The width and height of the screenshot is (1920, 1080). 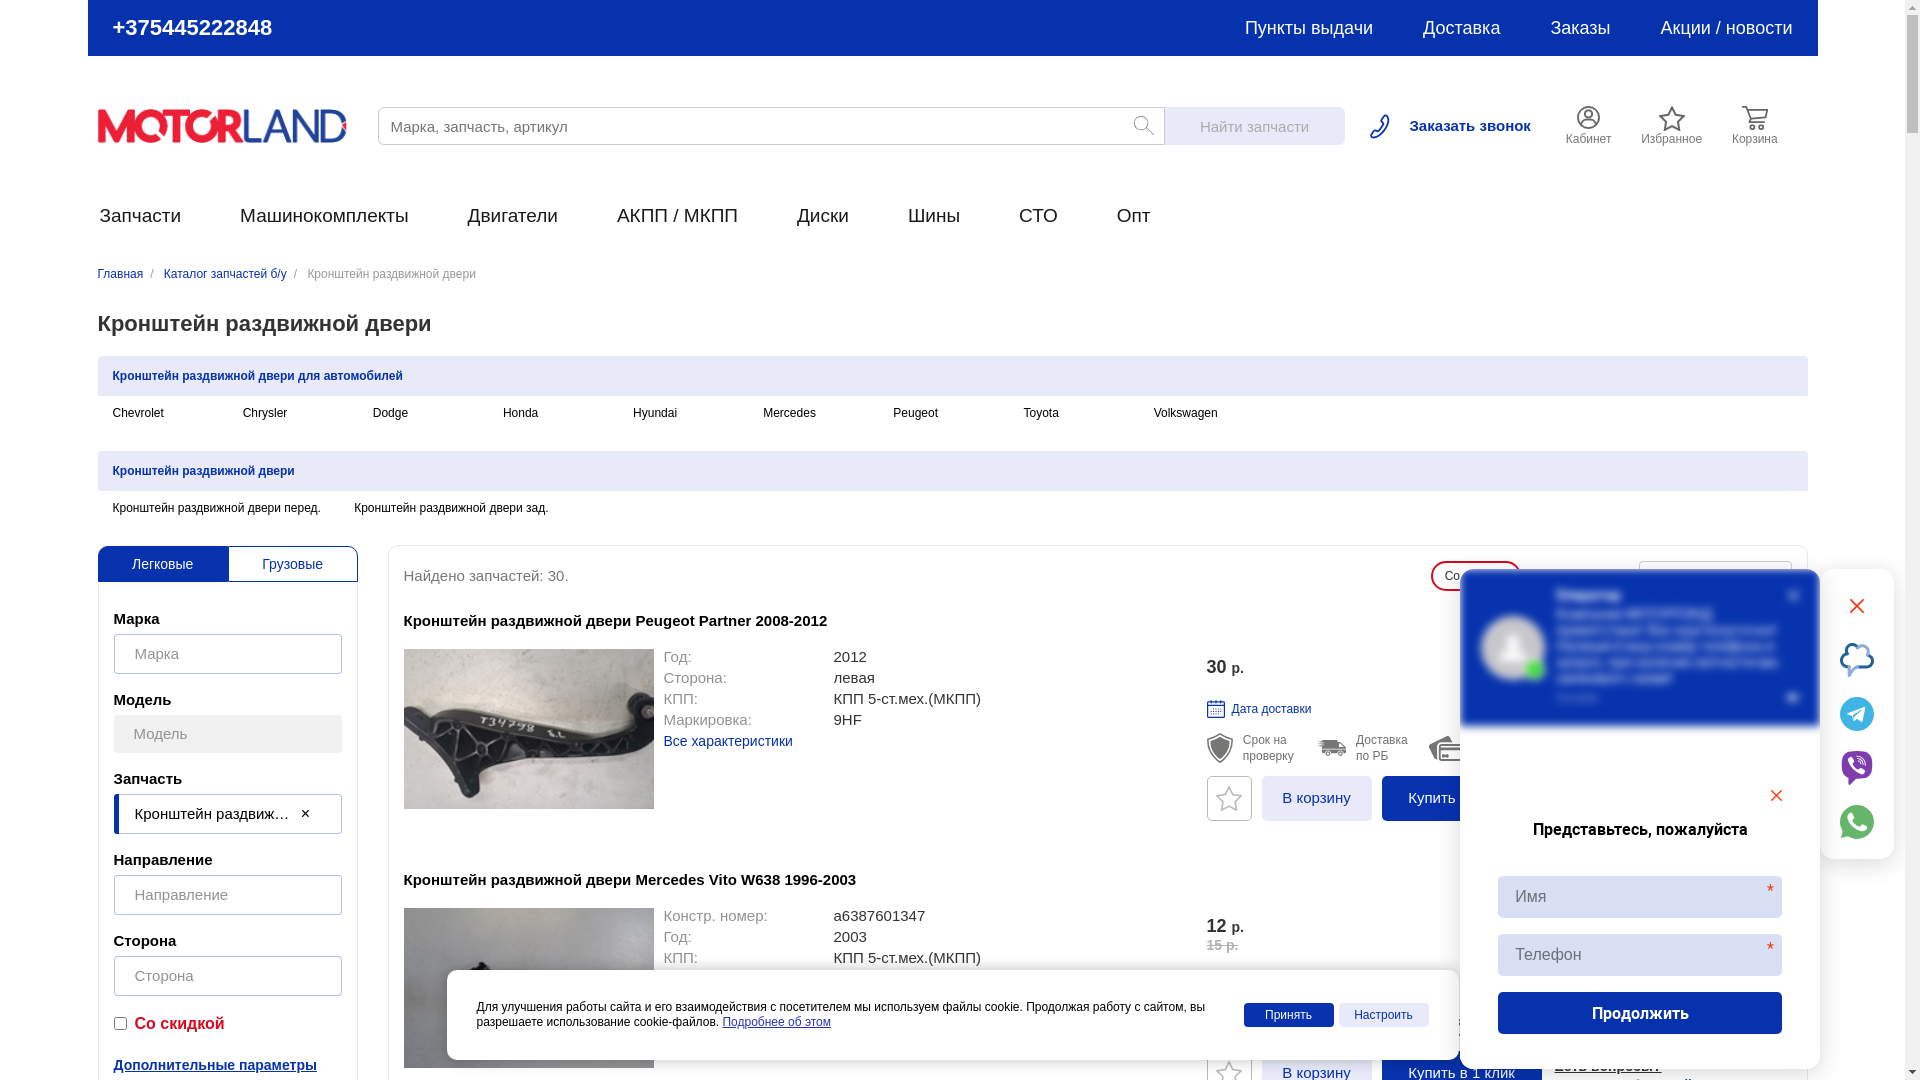 What do you see at coordinates (192, 27) in the screenshot?
I see `'+375445222848'` at bounding box center [192, 27].